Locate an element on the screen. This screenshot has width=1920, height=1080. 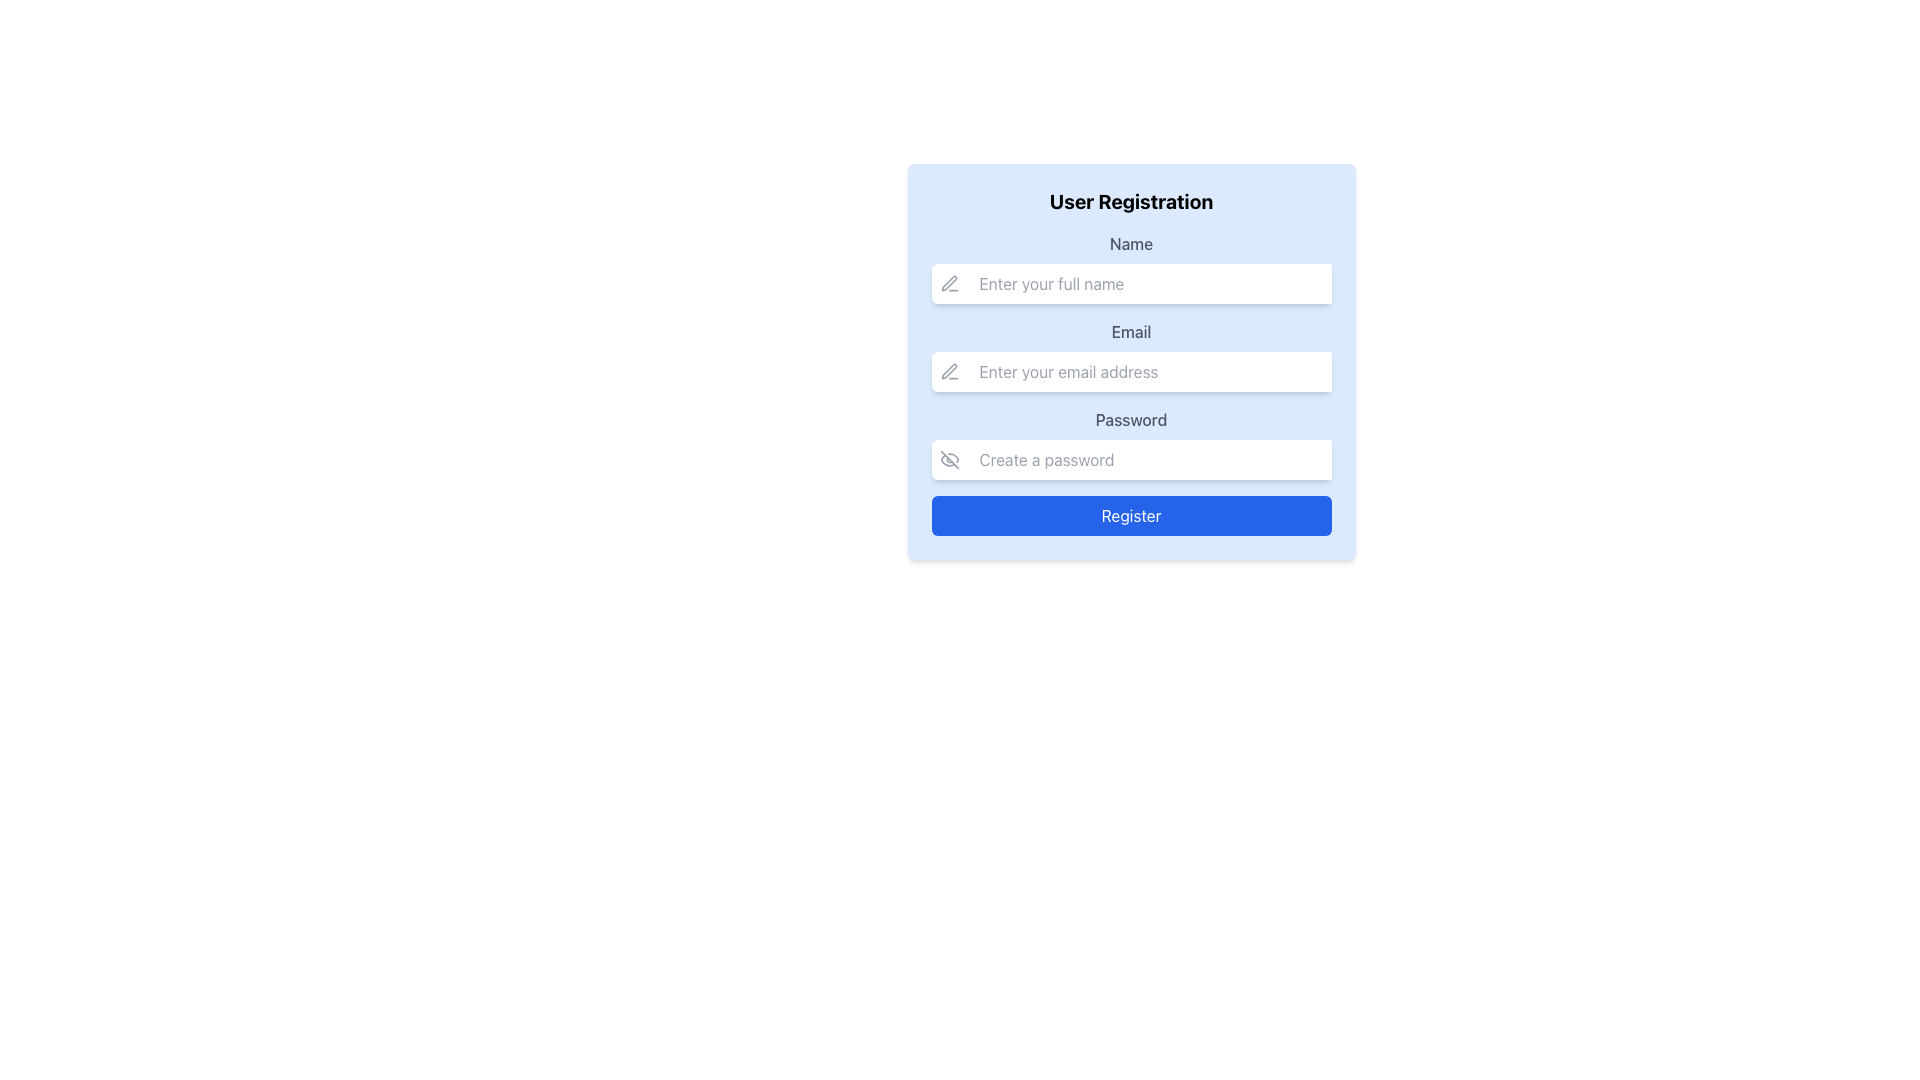
the 'Password' text label in the User Registration form, which is styled in gray serif font and positioned above the Password input field is located at coordinates (1131, 419).